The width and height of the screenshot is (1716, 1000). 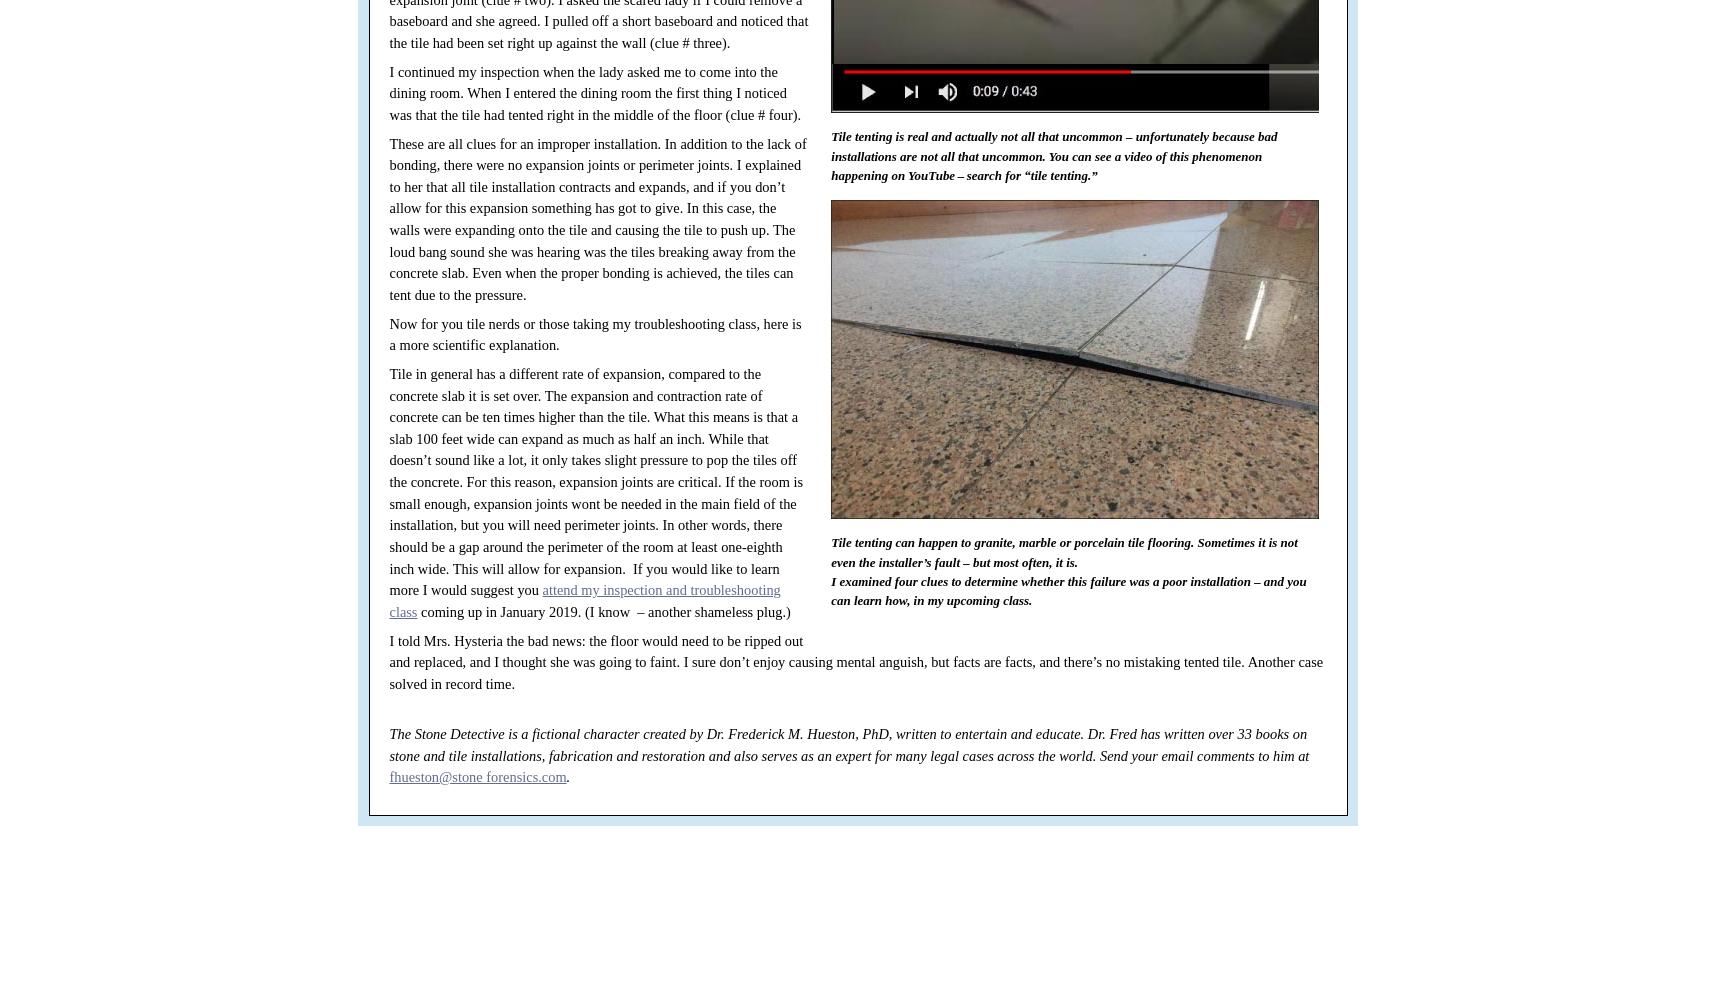 I want to click on '– another shameless plug.)', so click(x=636, y=610).